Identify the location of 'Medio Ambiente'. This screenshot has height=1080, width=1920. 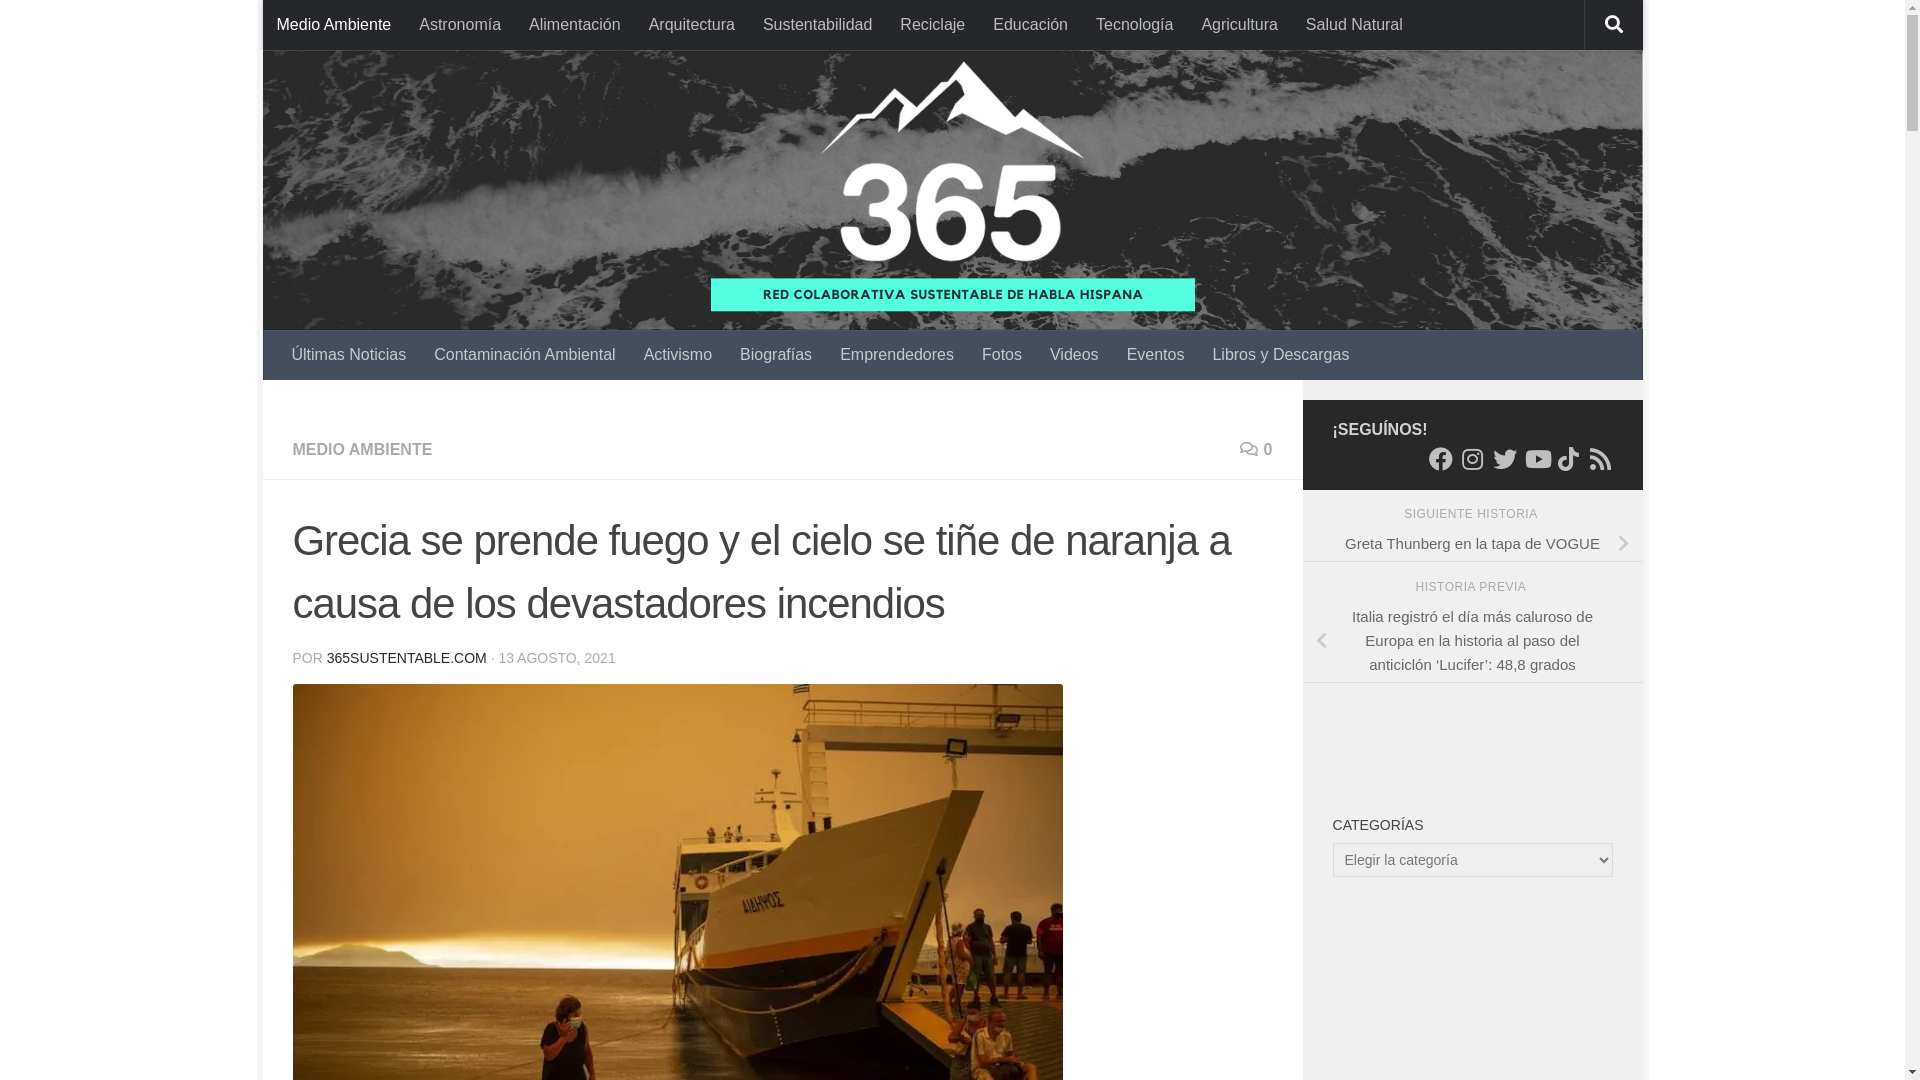
(333, 24).